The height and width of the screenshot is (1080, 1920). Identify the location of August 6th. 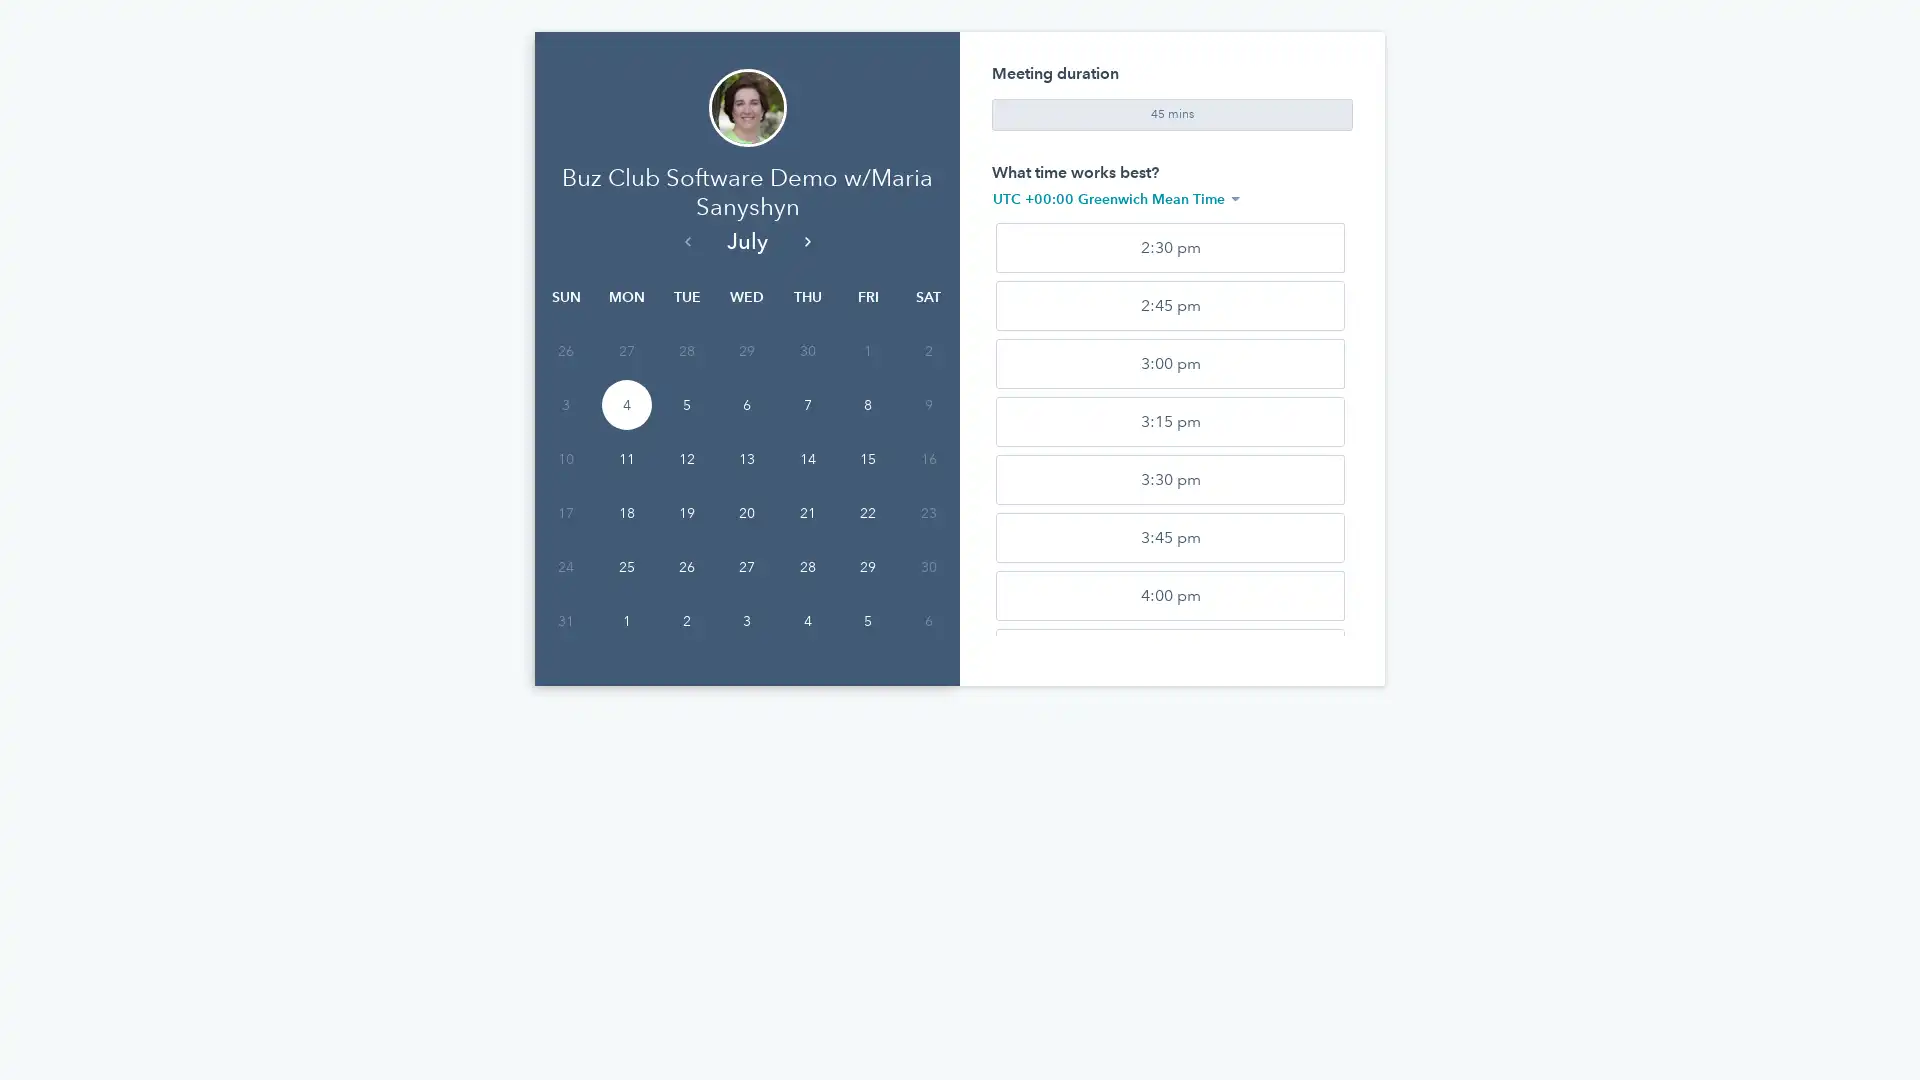
(926, 696).